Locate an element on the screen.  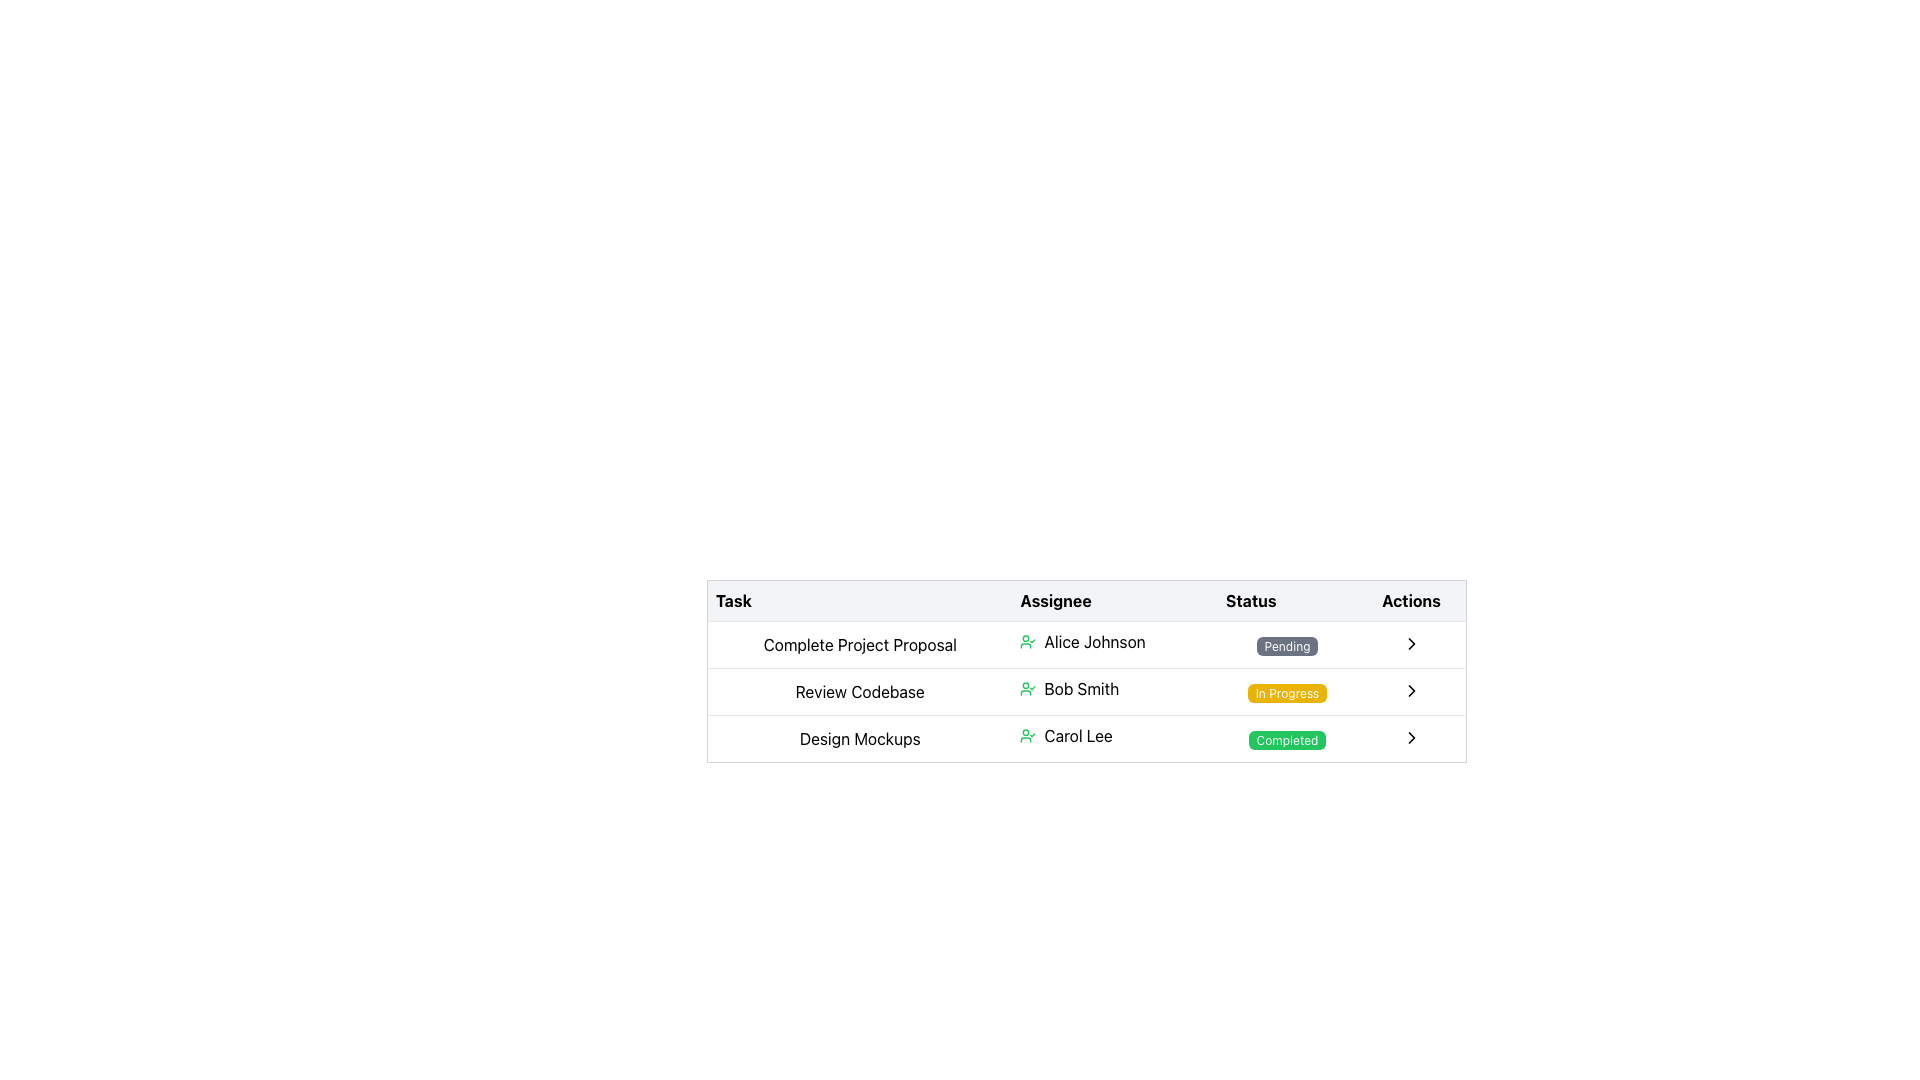
the SVG Icon indicating completion or approval status for the user 'Carol Lee' located in the 'Assignee' column of the last row in the table is located at coordinates (1028, 736).